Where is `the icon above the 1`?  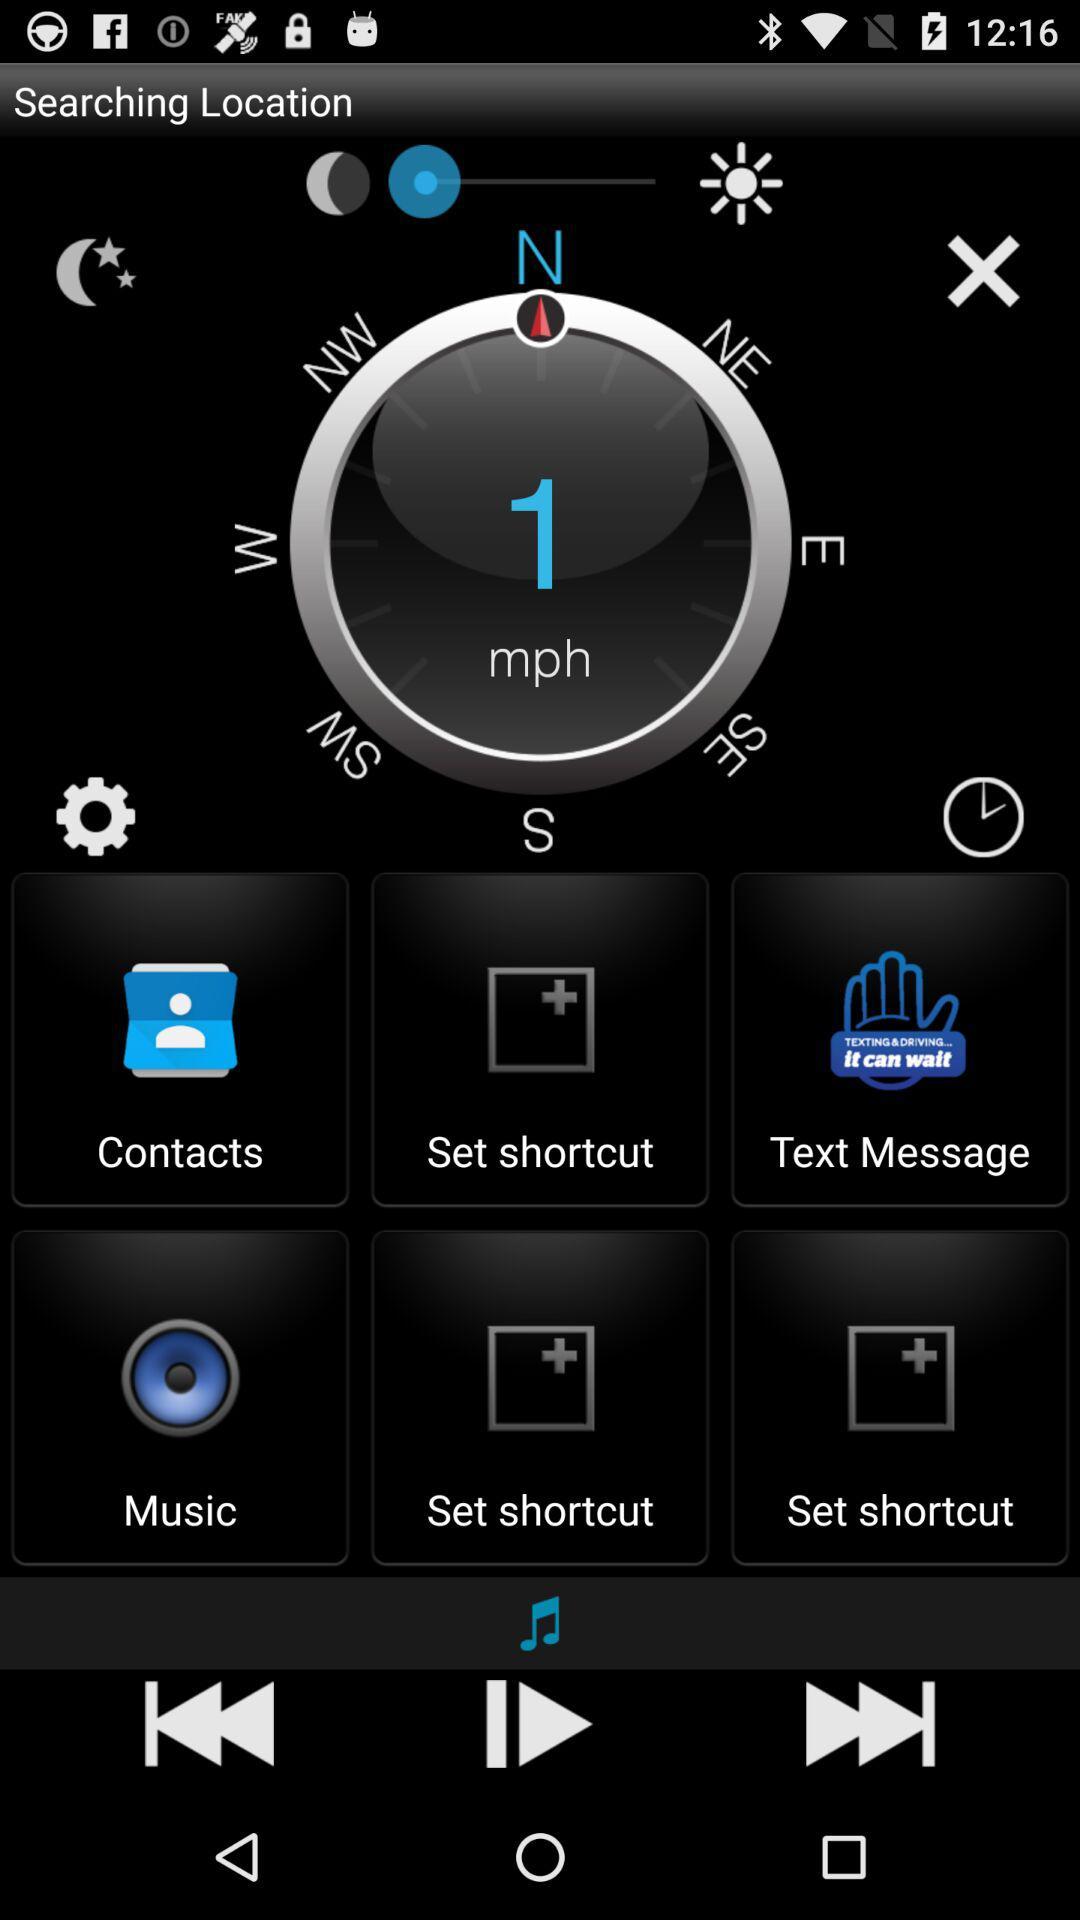 the icon above the 1 is located at coordinates (741, 183).